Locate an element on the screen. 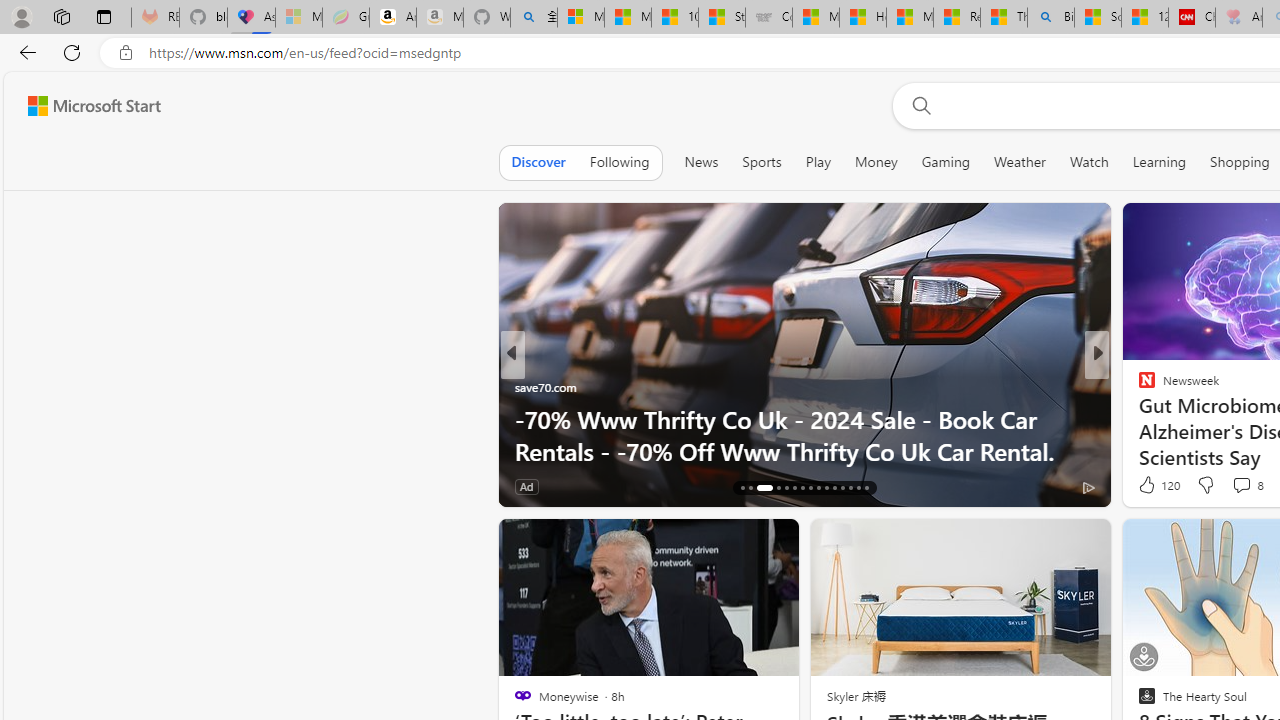 The image size is (1280, 720). 'AutomationID: tab-26' is located at coordinates (833, 488).